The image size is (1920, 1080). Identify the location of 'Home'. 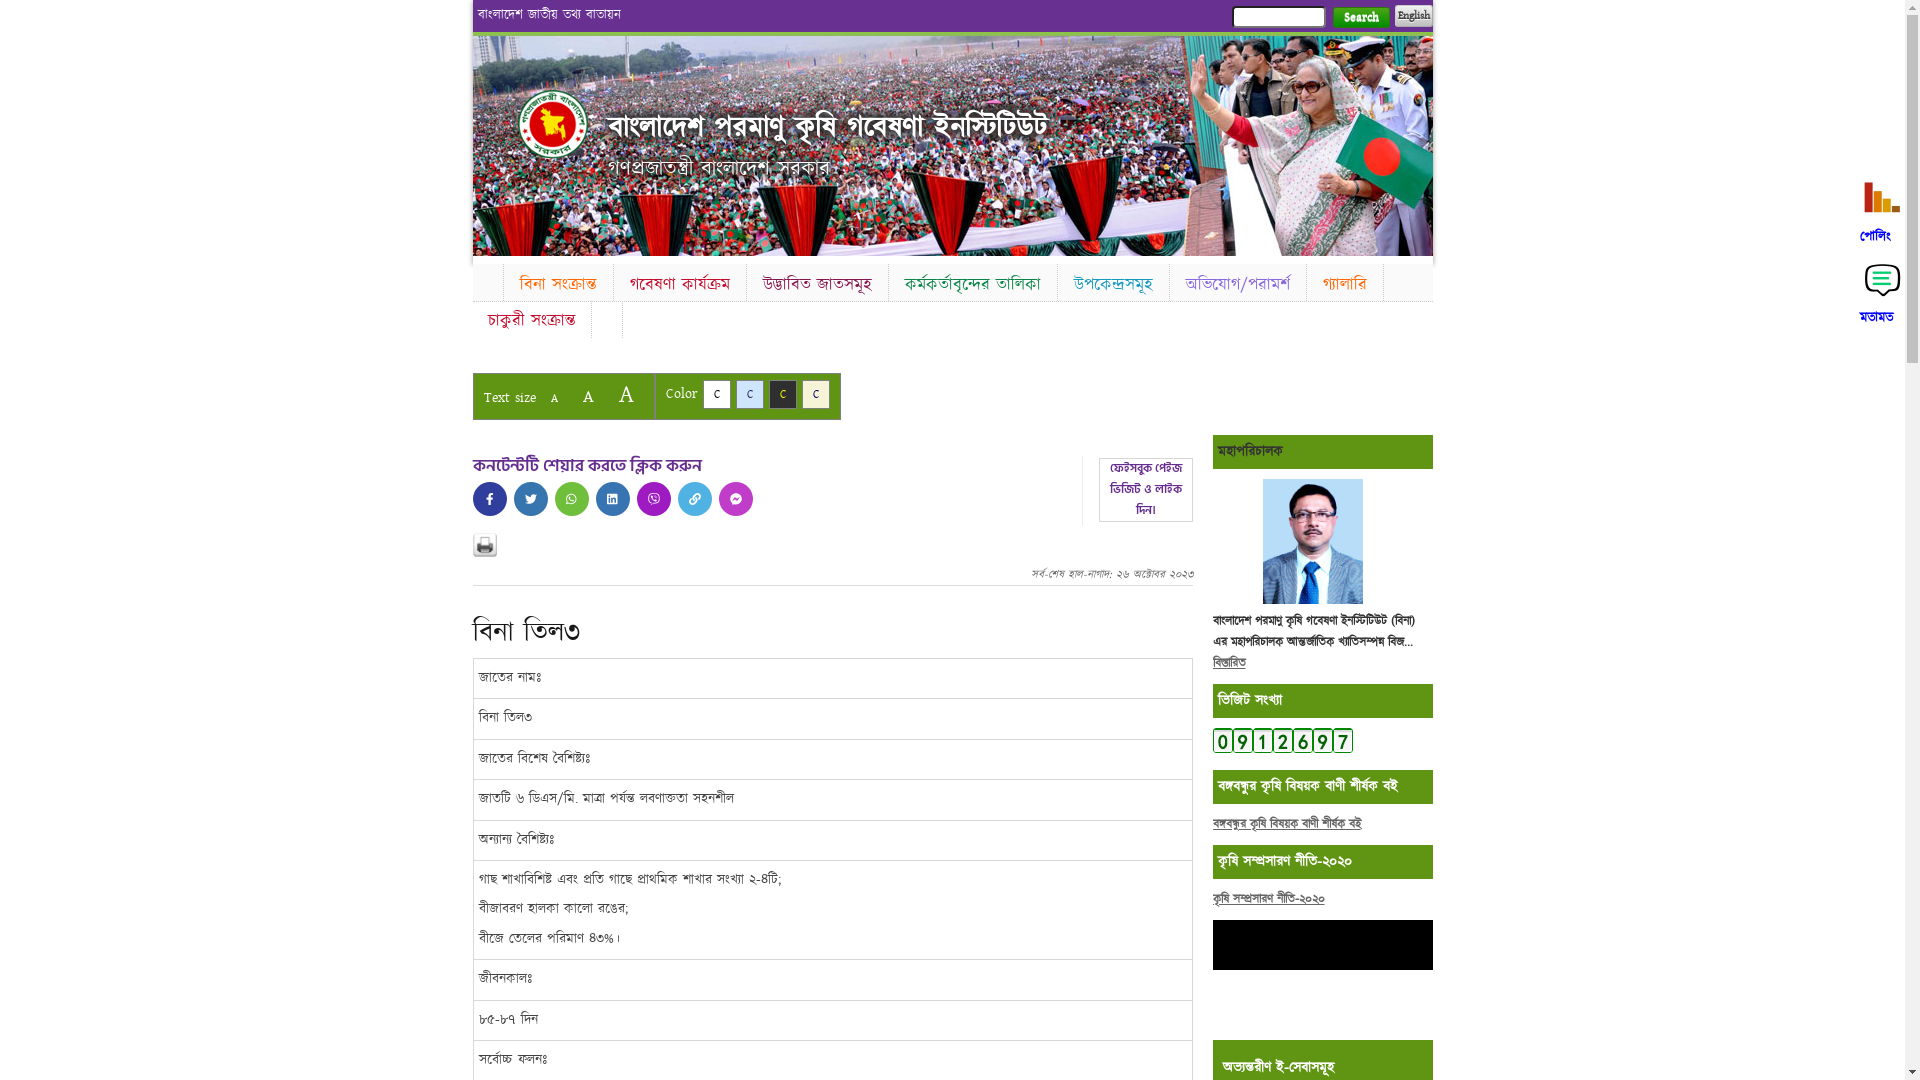
(486, 280).